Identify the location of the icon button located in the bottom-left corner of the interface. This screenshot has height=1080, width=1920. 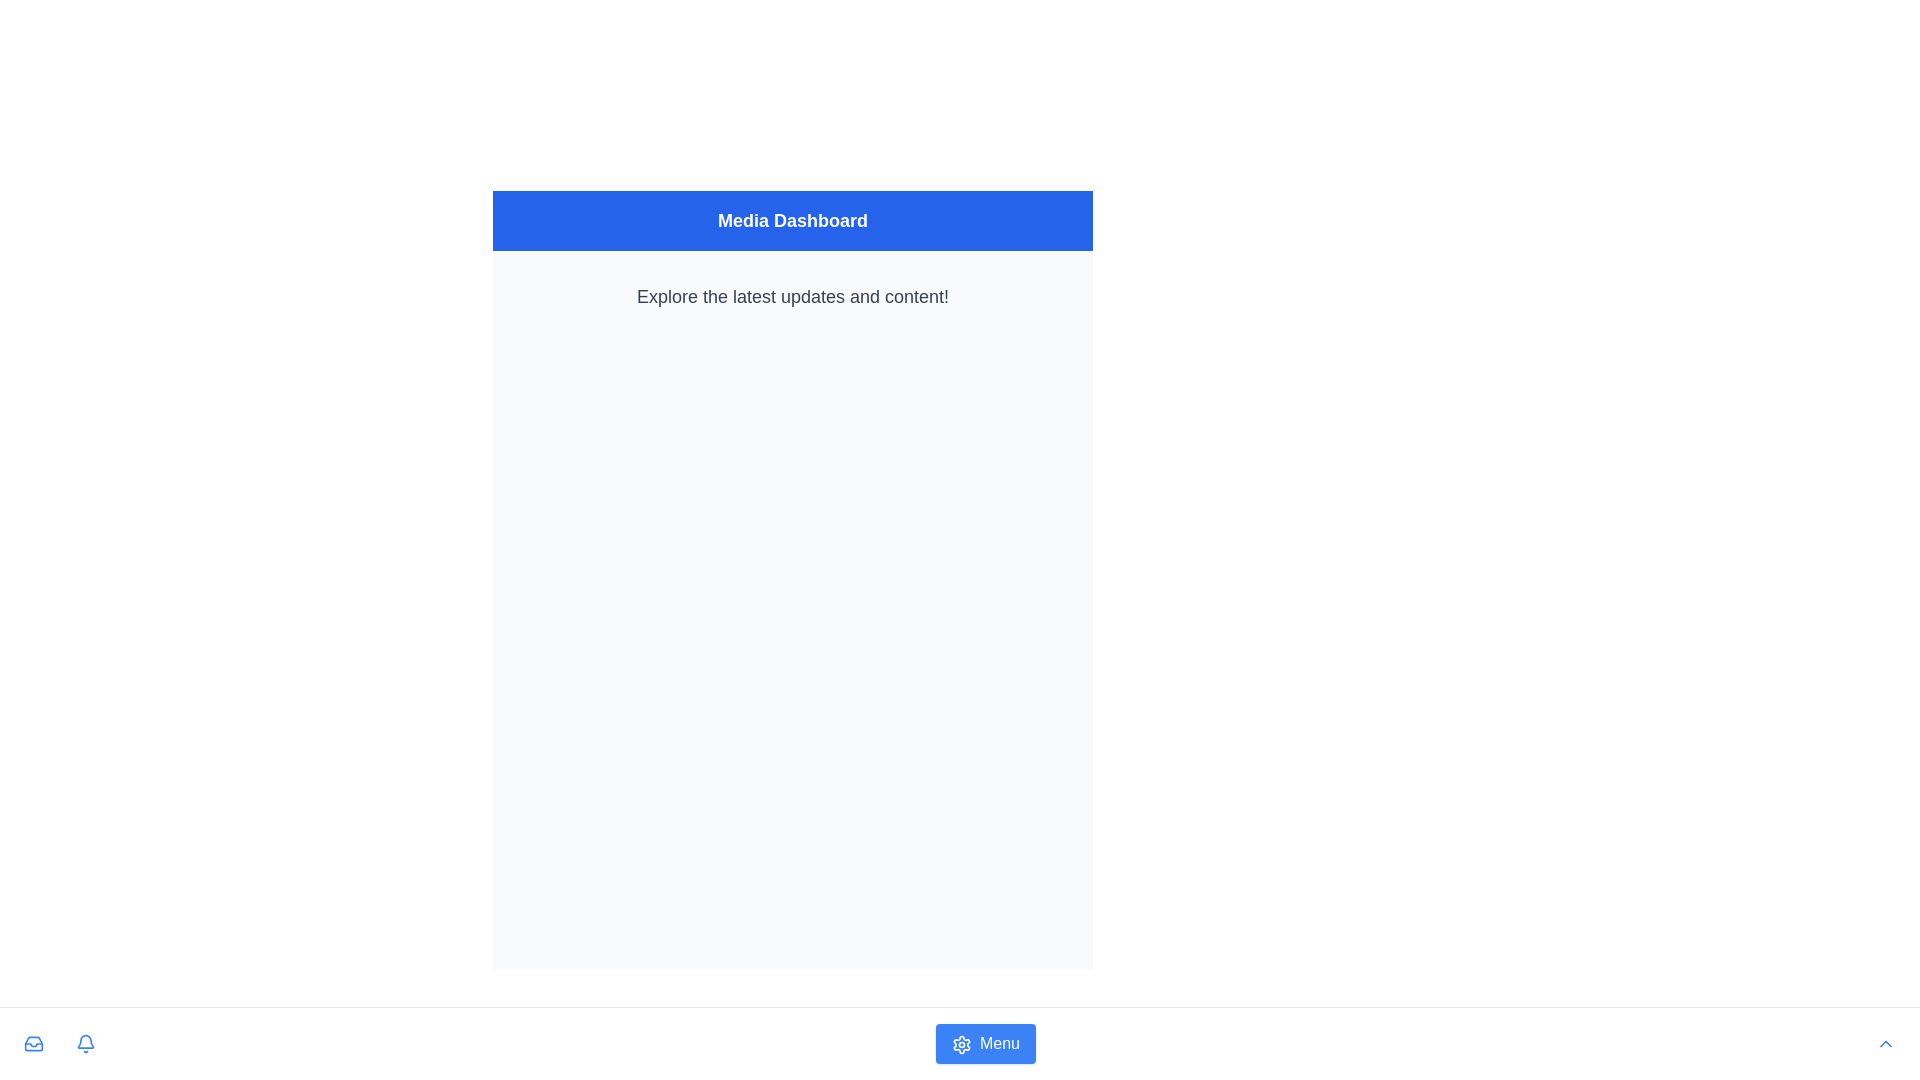
(33, 1043).